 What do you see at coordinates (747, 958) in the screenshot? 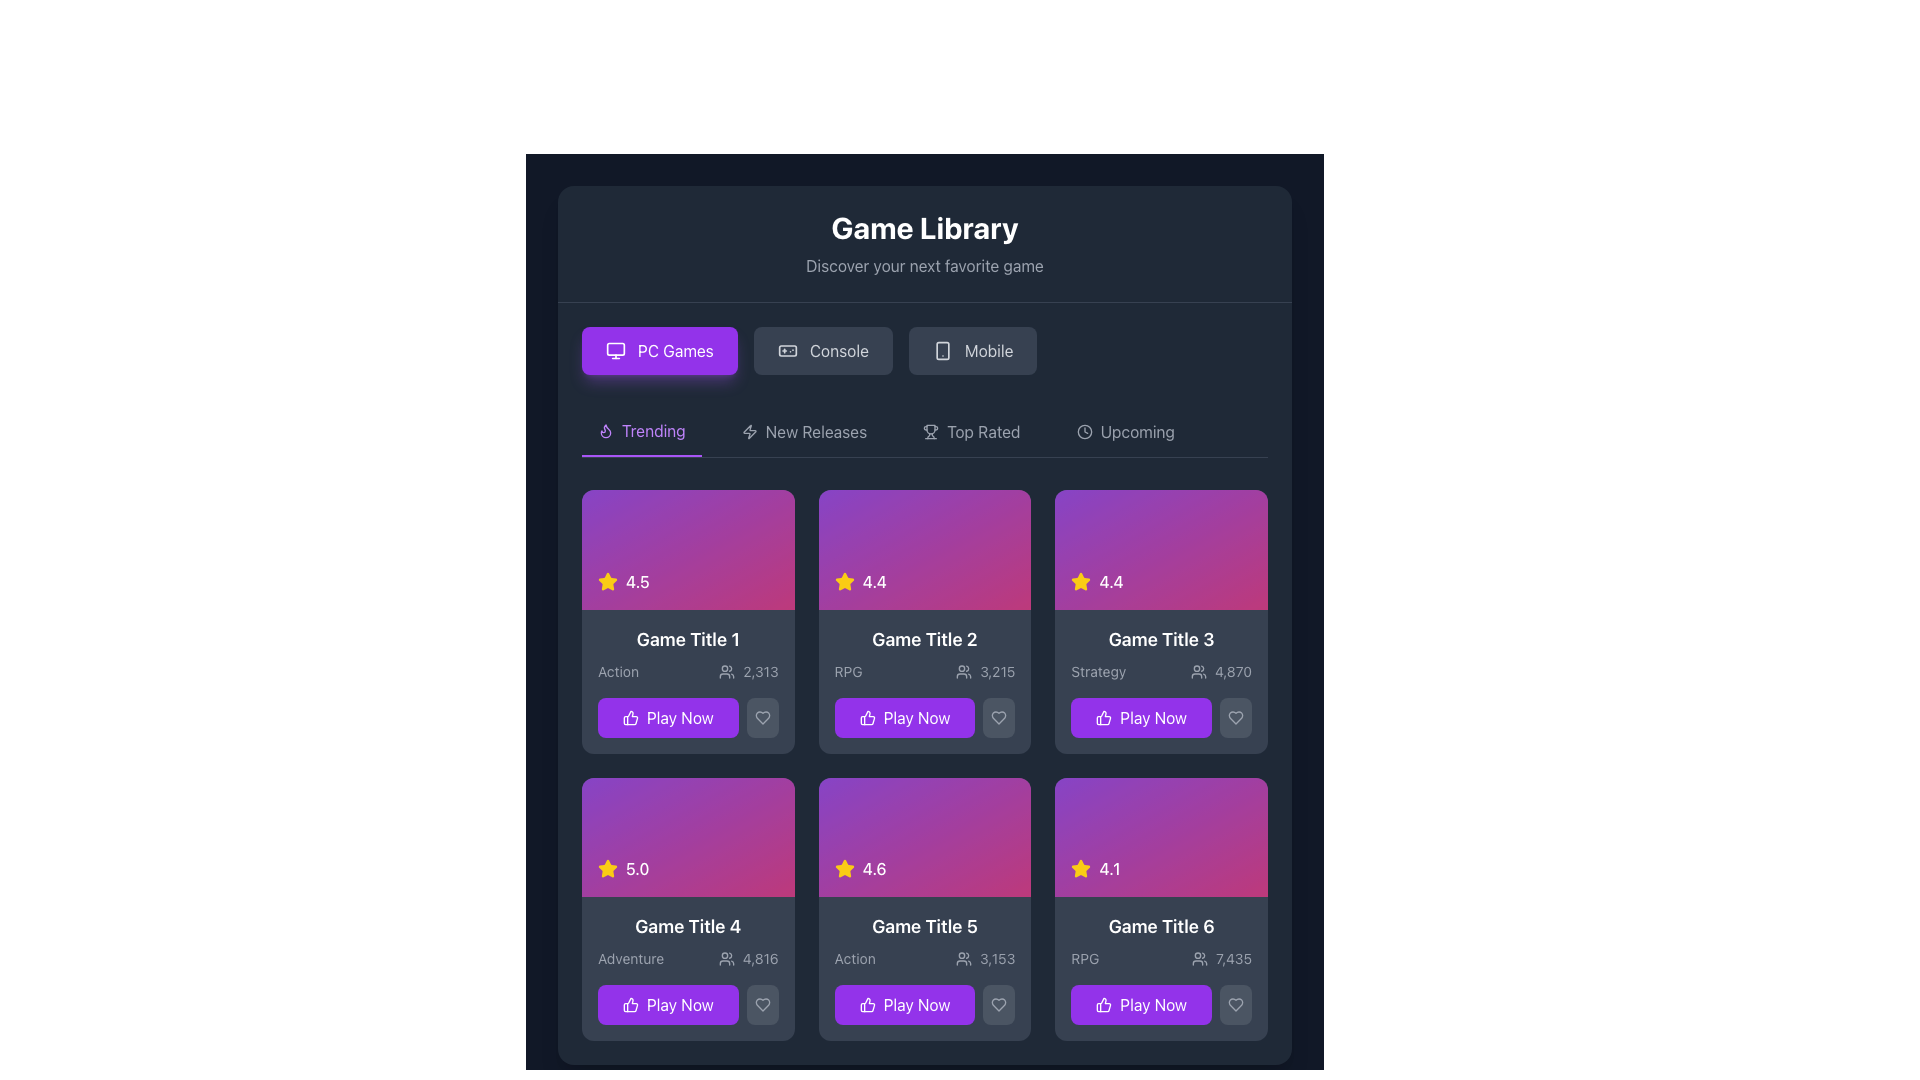
I see `the Text Label displaying the number of users for the game, which shows '4,816', located at the bottom part of the fourth card in the grid layout` at bounding box center [747, 958].